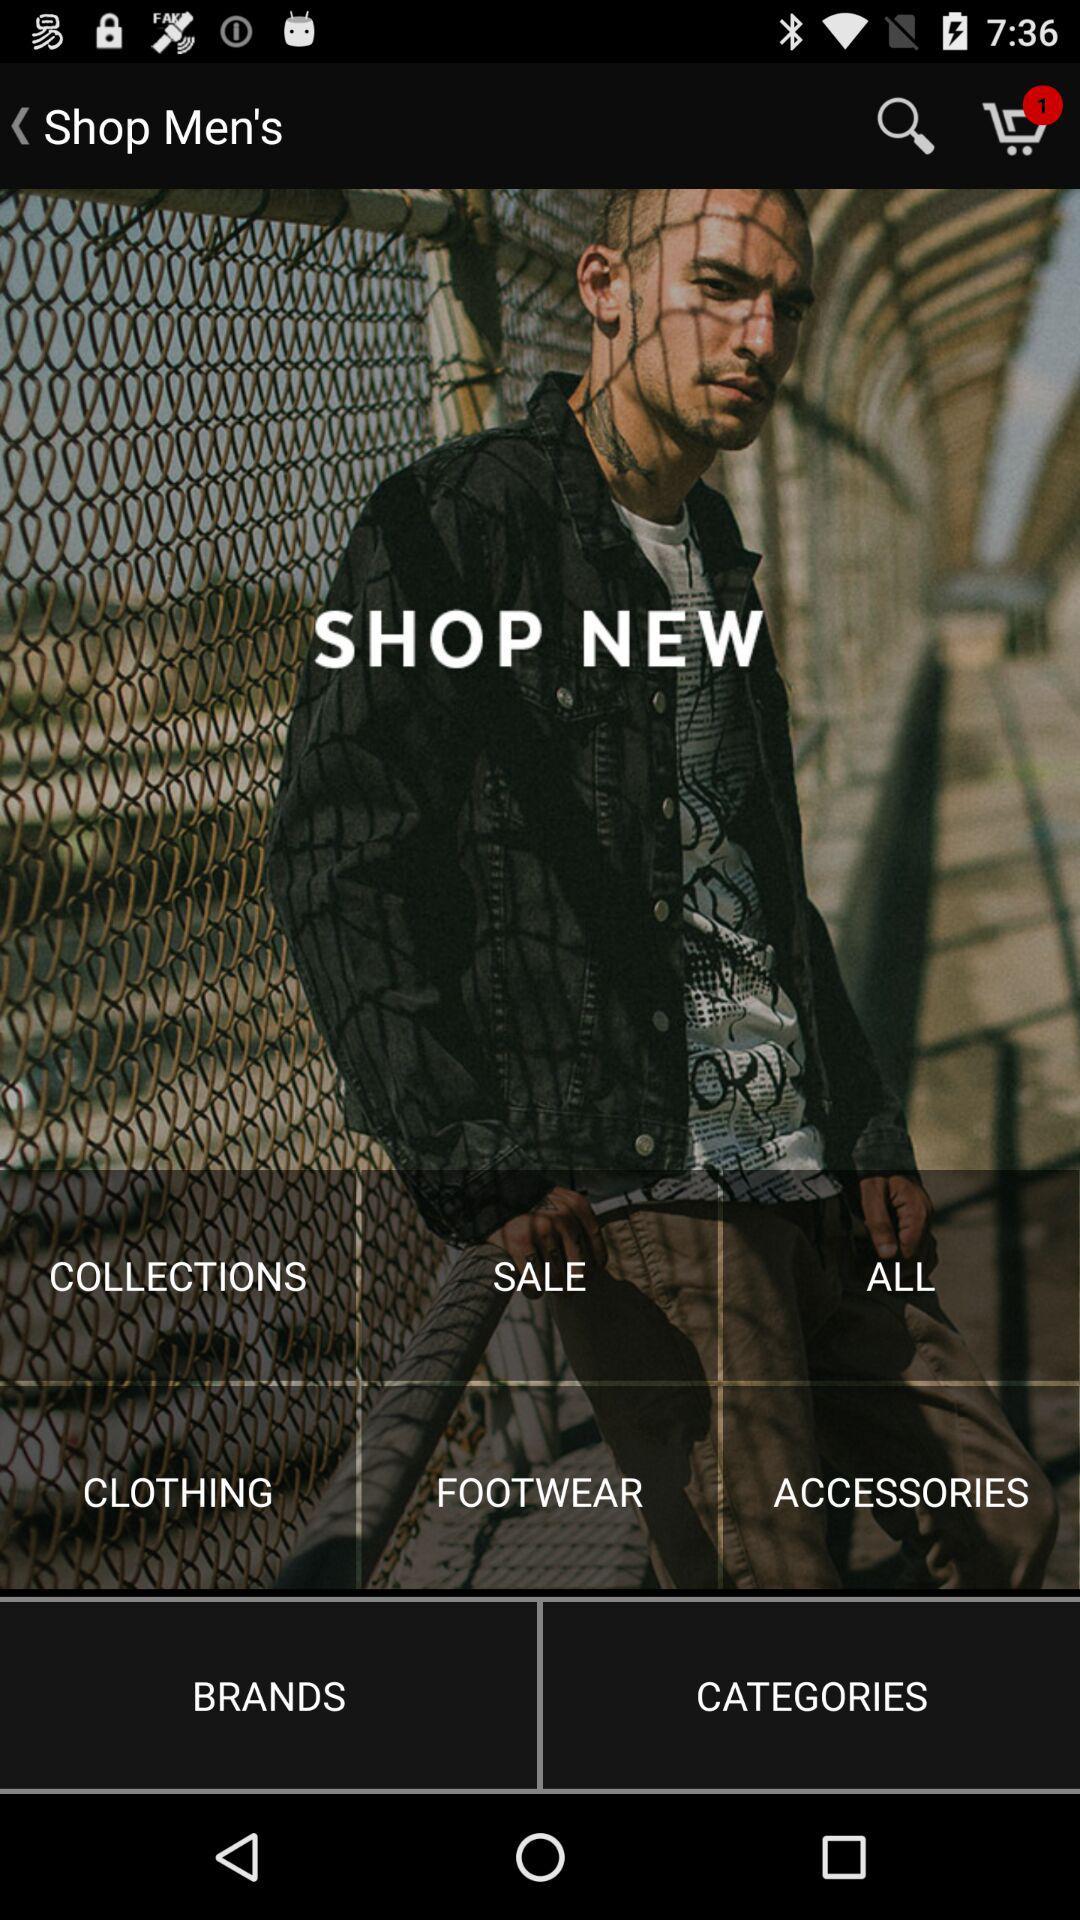 The height and width of the screenshot is (1920, 1080). What do you see at coordinates (540, 888) in the screenshot?
I see `share the article` at bounding box center [540, 888].